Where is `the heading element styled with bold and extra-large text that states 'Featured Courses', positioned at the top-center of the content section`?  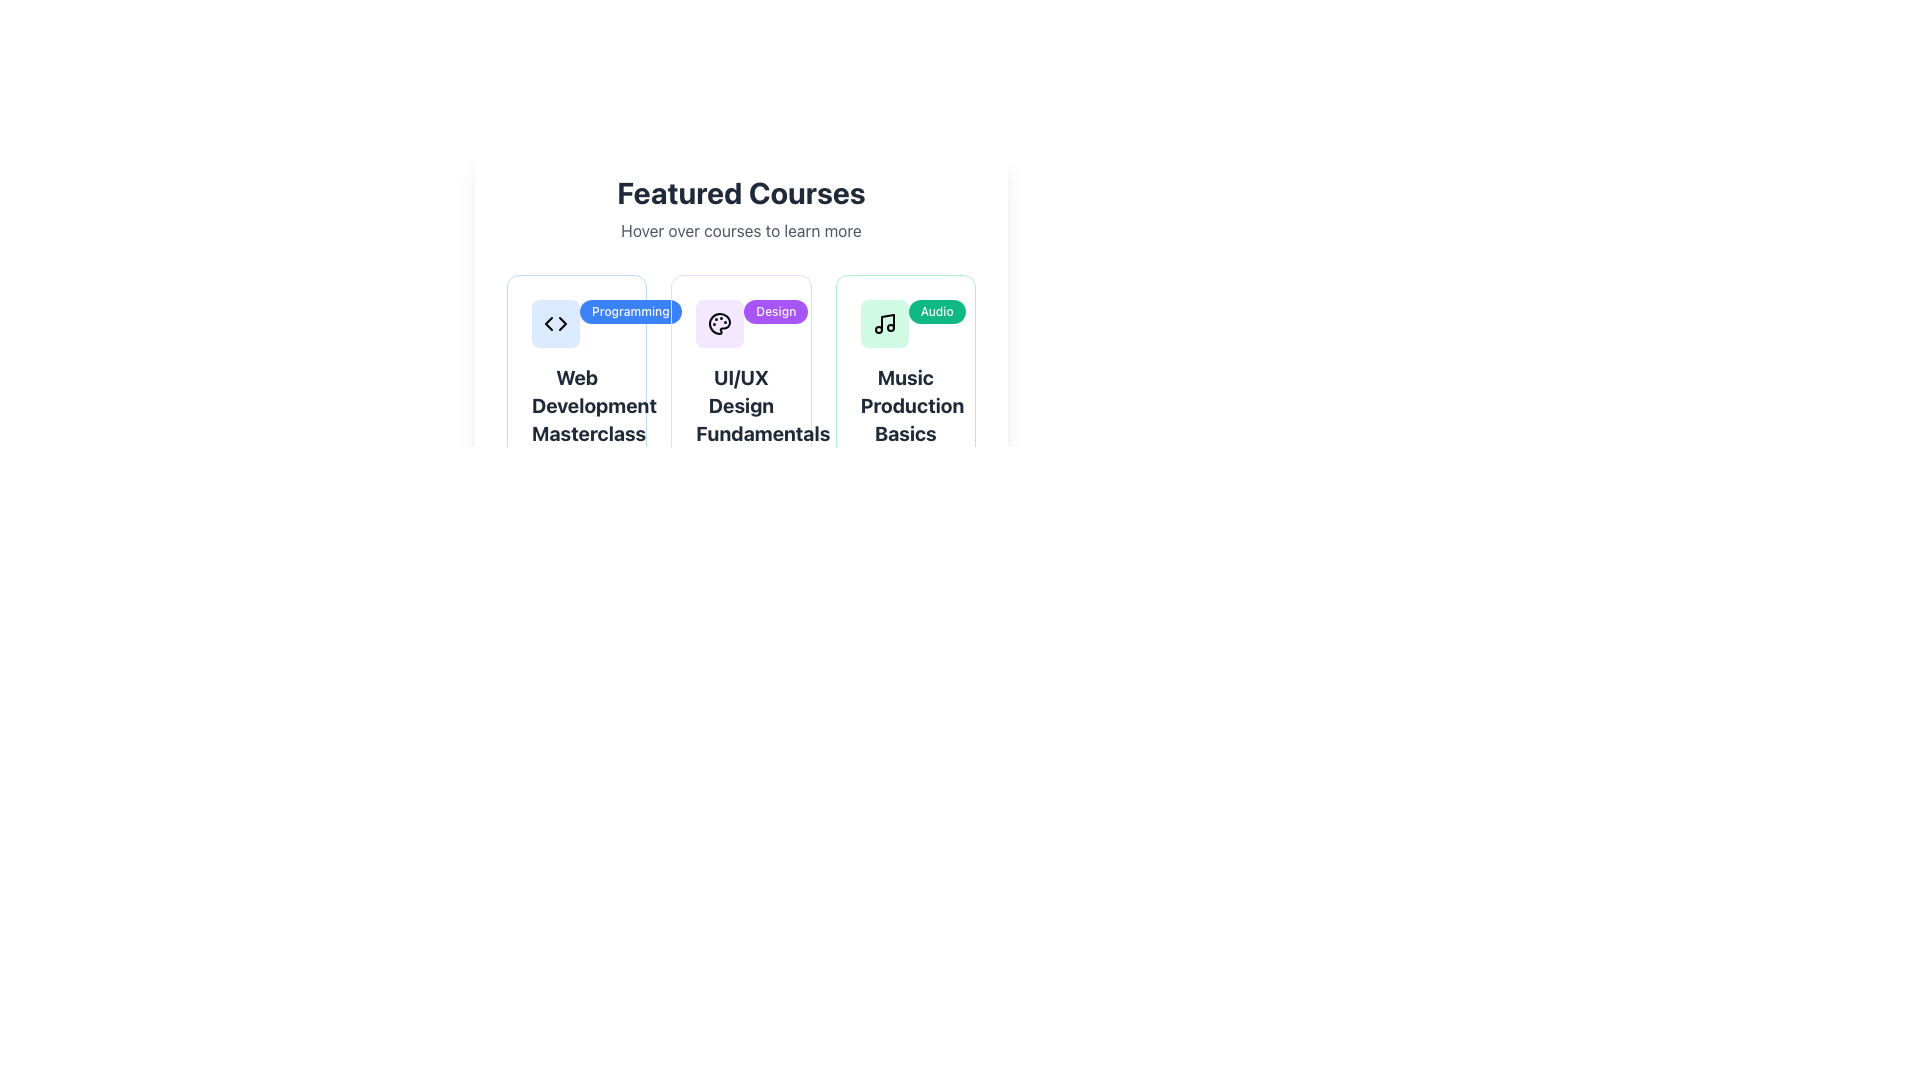
the heading element styled with bold and extra-large text that states 'Featured Courses', positioned at the top-center of the content section is located at coordinates (740, 192).